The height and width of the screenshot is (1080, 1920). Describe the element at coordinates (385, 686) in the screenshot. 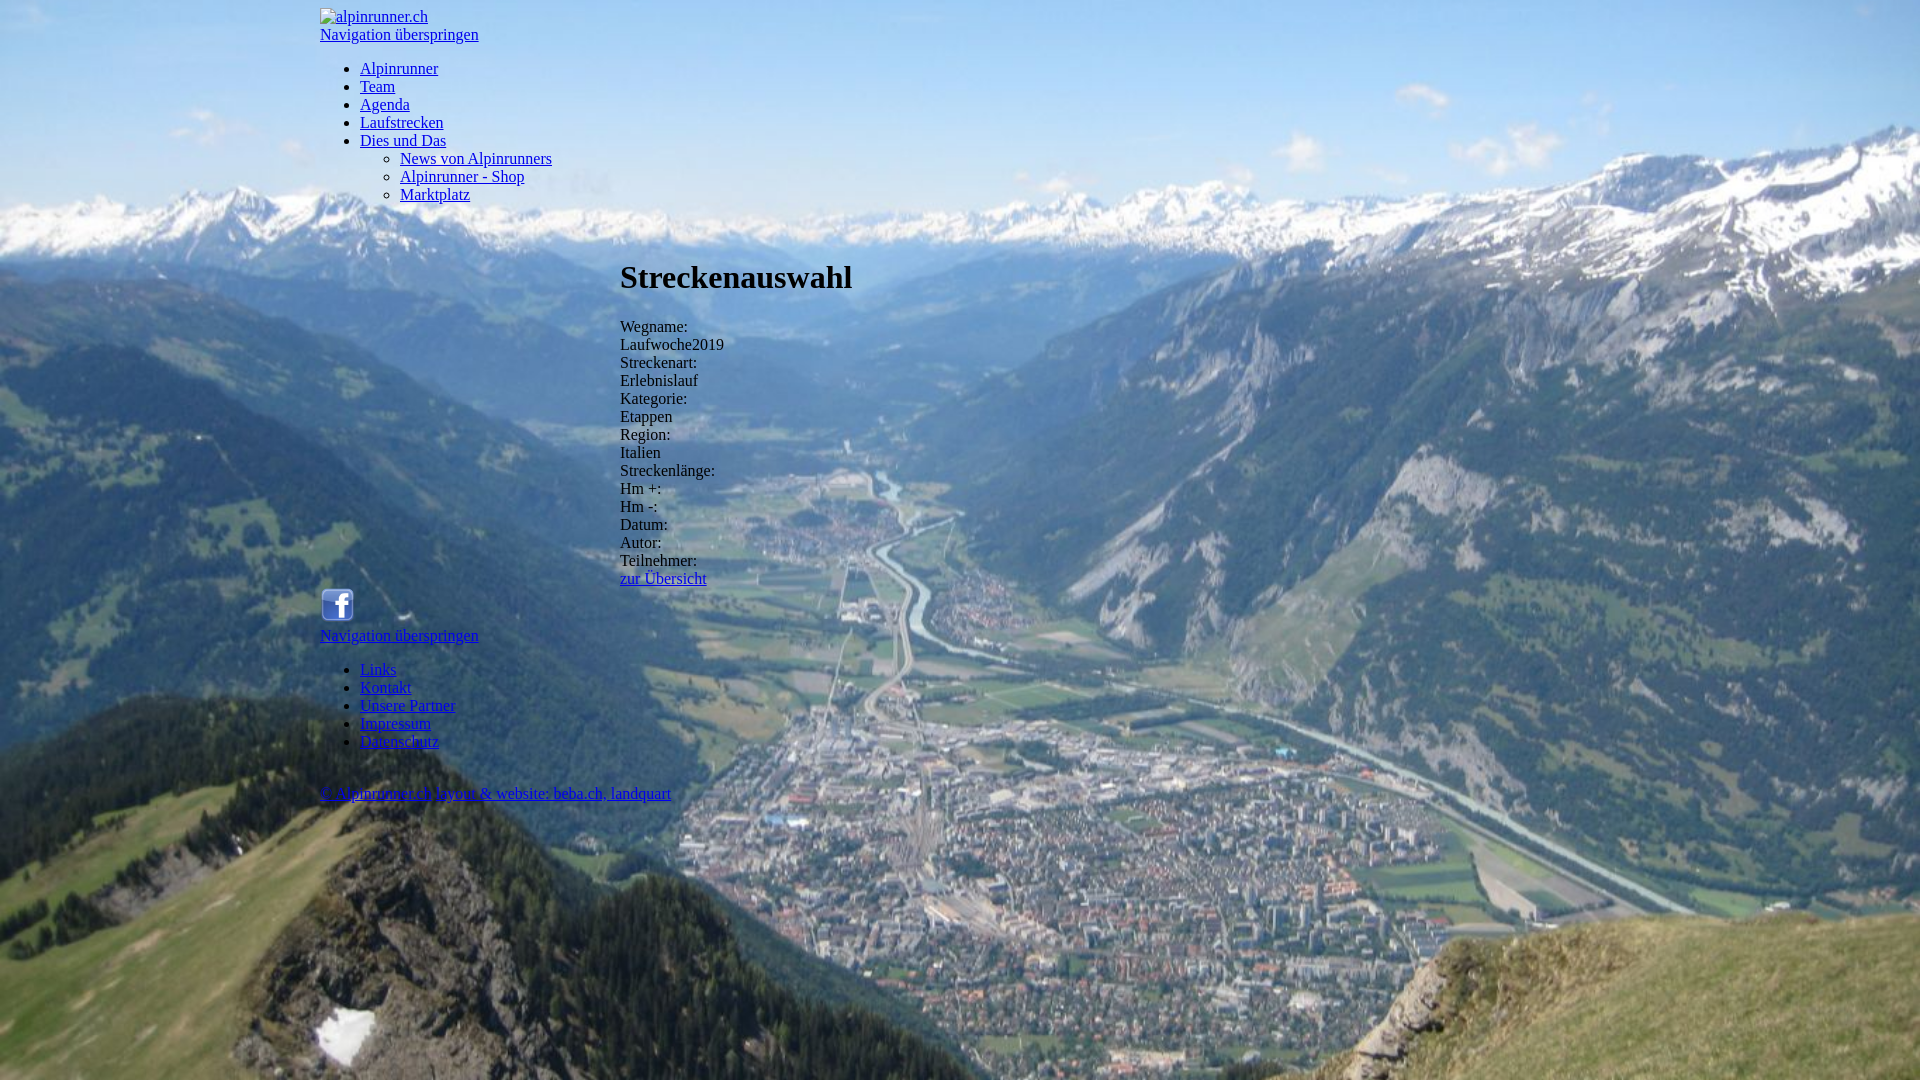

I see `'Kontakt'` at that location.